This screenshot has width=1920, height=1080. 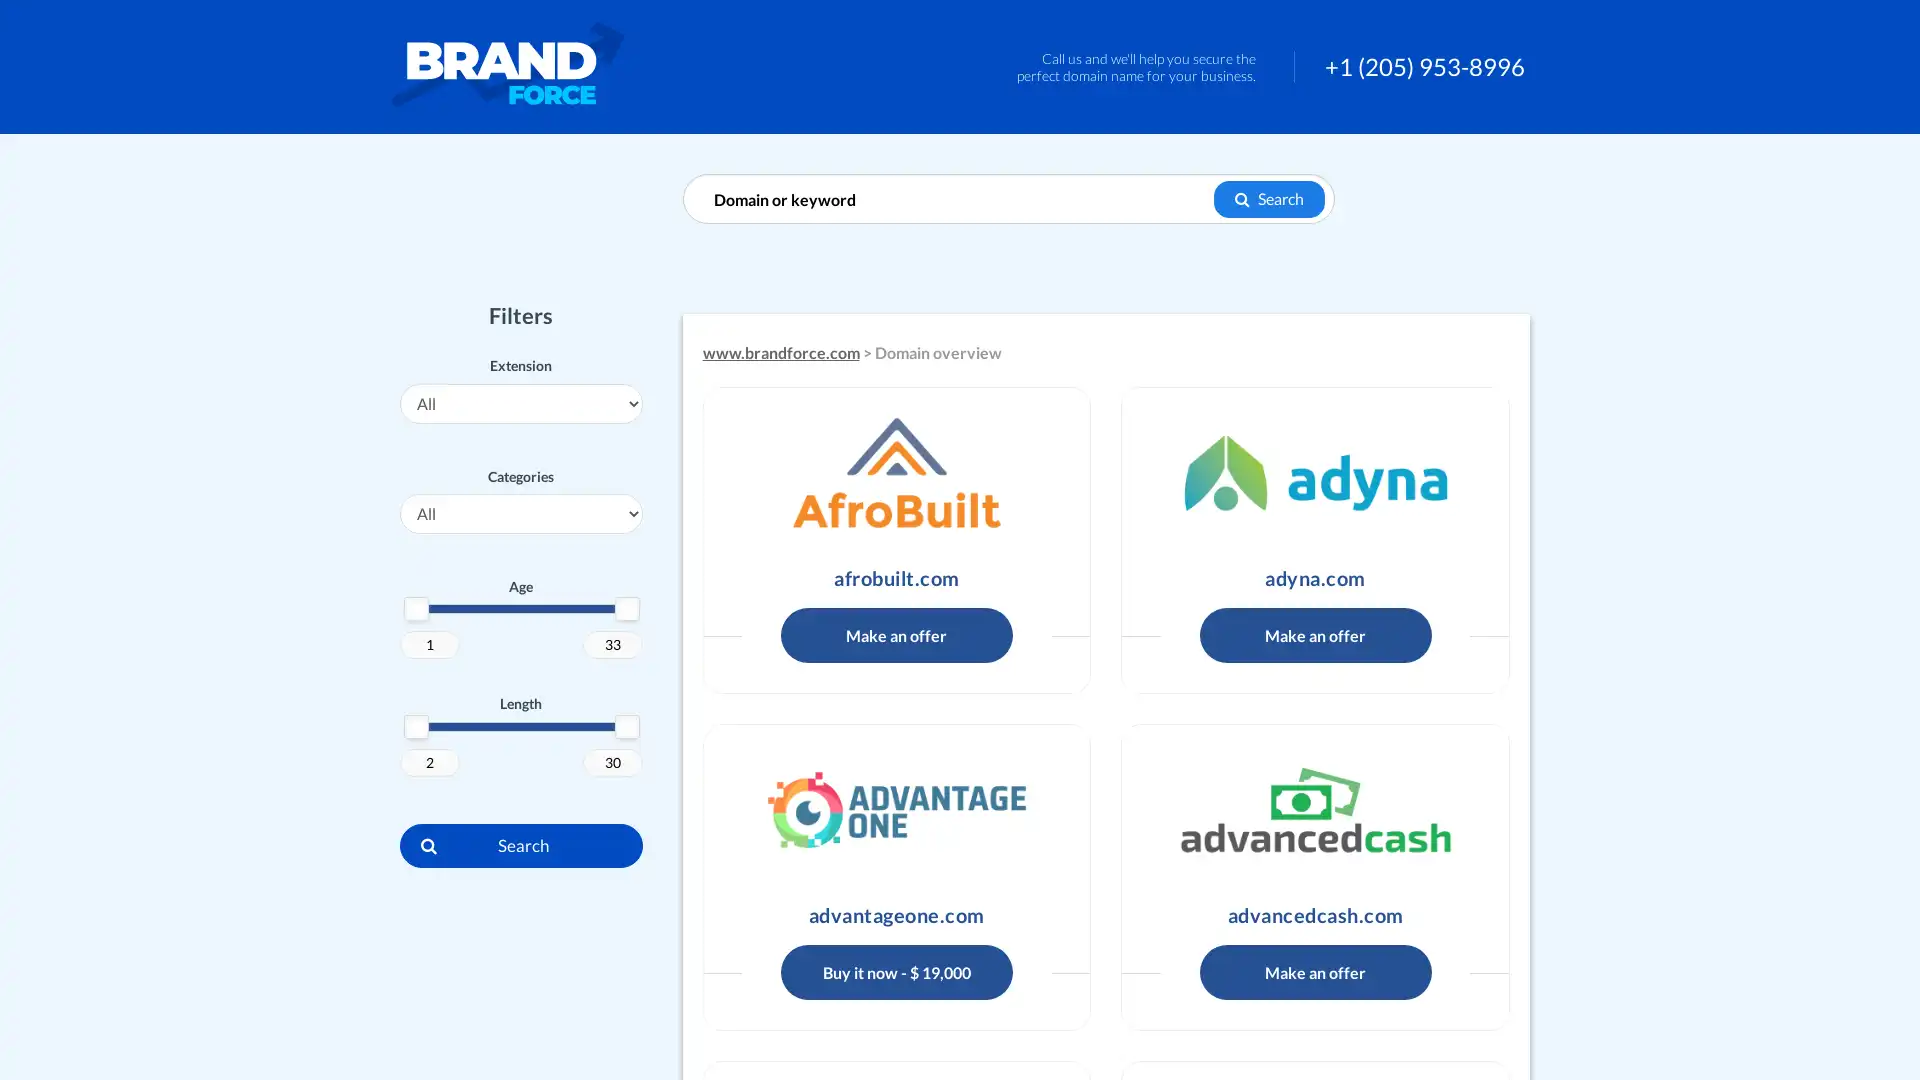 I want to click on Make an offer, so click(x=1315, y=970).